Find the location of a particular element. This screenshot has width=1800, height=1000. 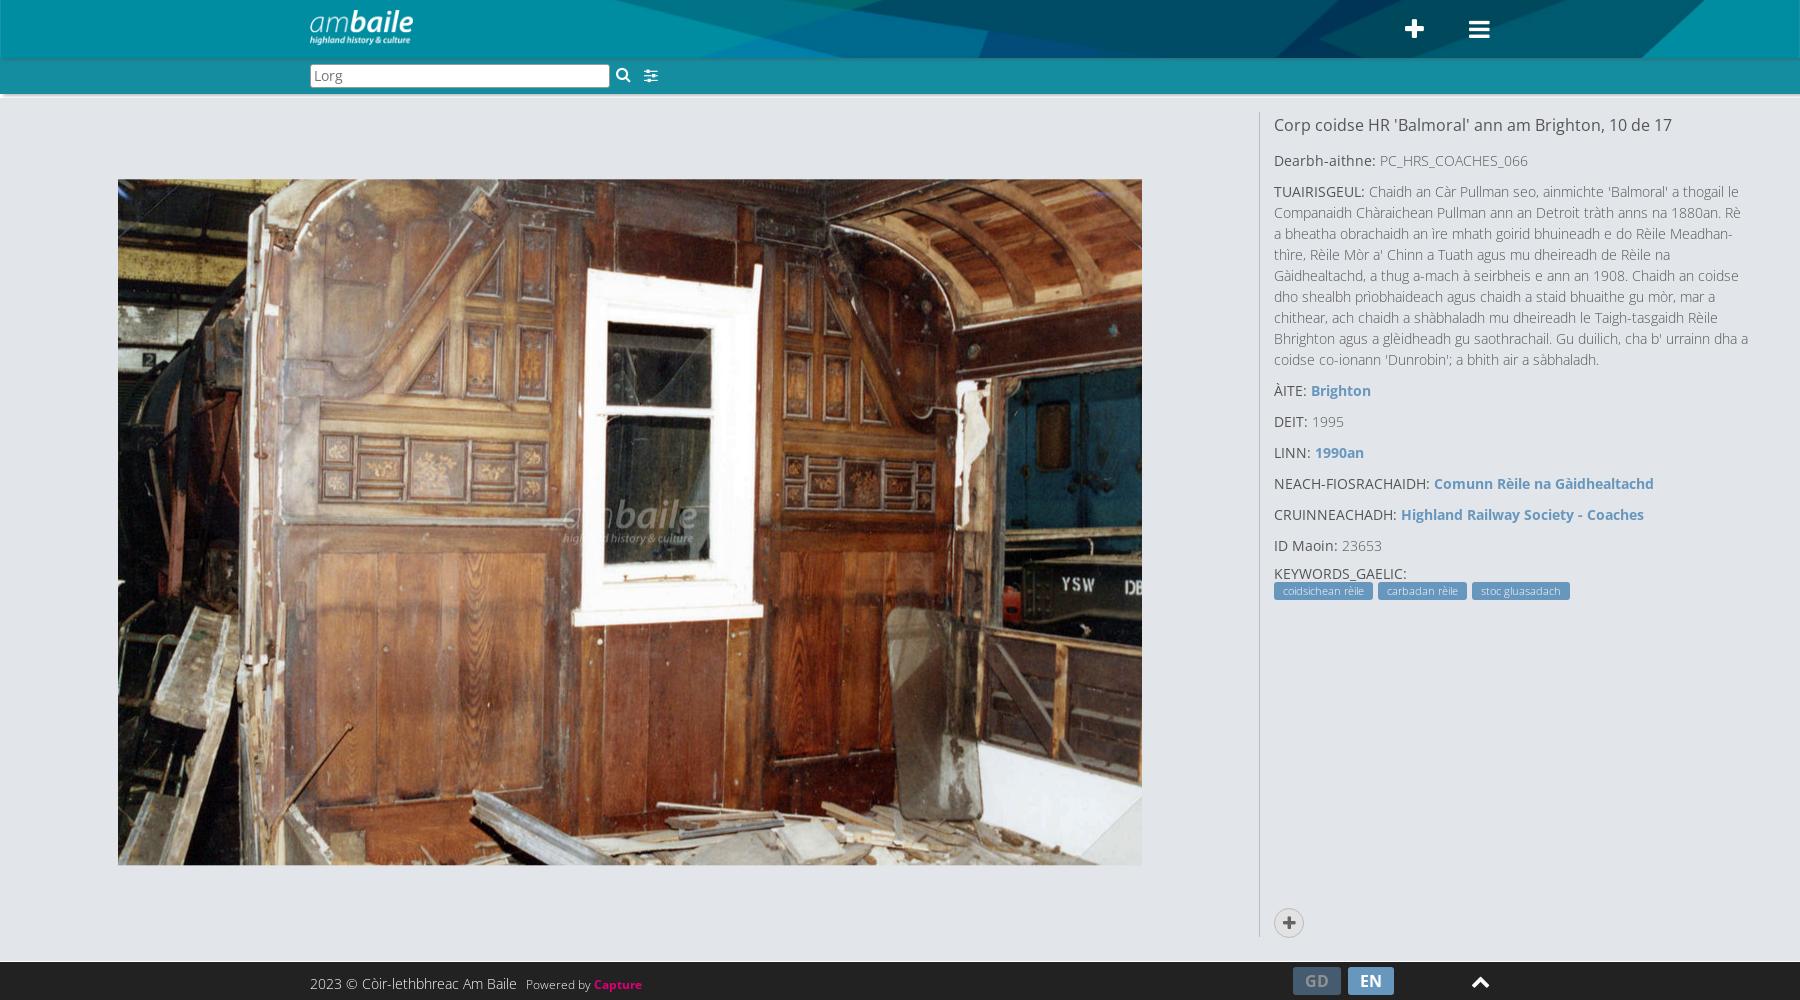

'carbadan rèile' is located at coordinates (1421, 590).